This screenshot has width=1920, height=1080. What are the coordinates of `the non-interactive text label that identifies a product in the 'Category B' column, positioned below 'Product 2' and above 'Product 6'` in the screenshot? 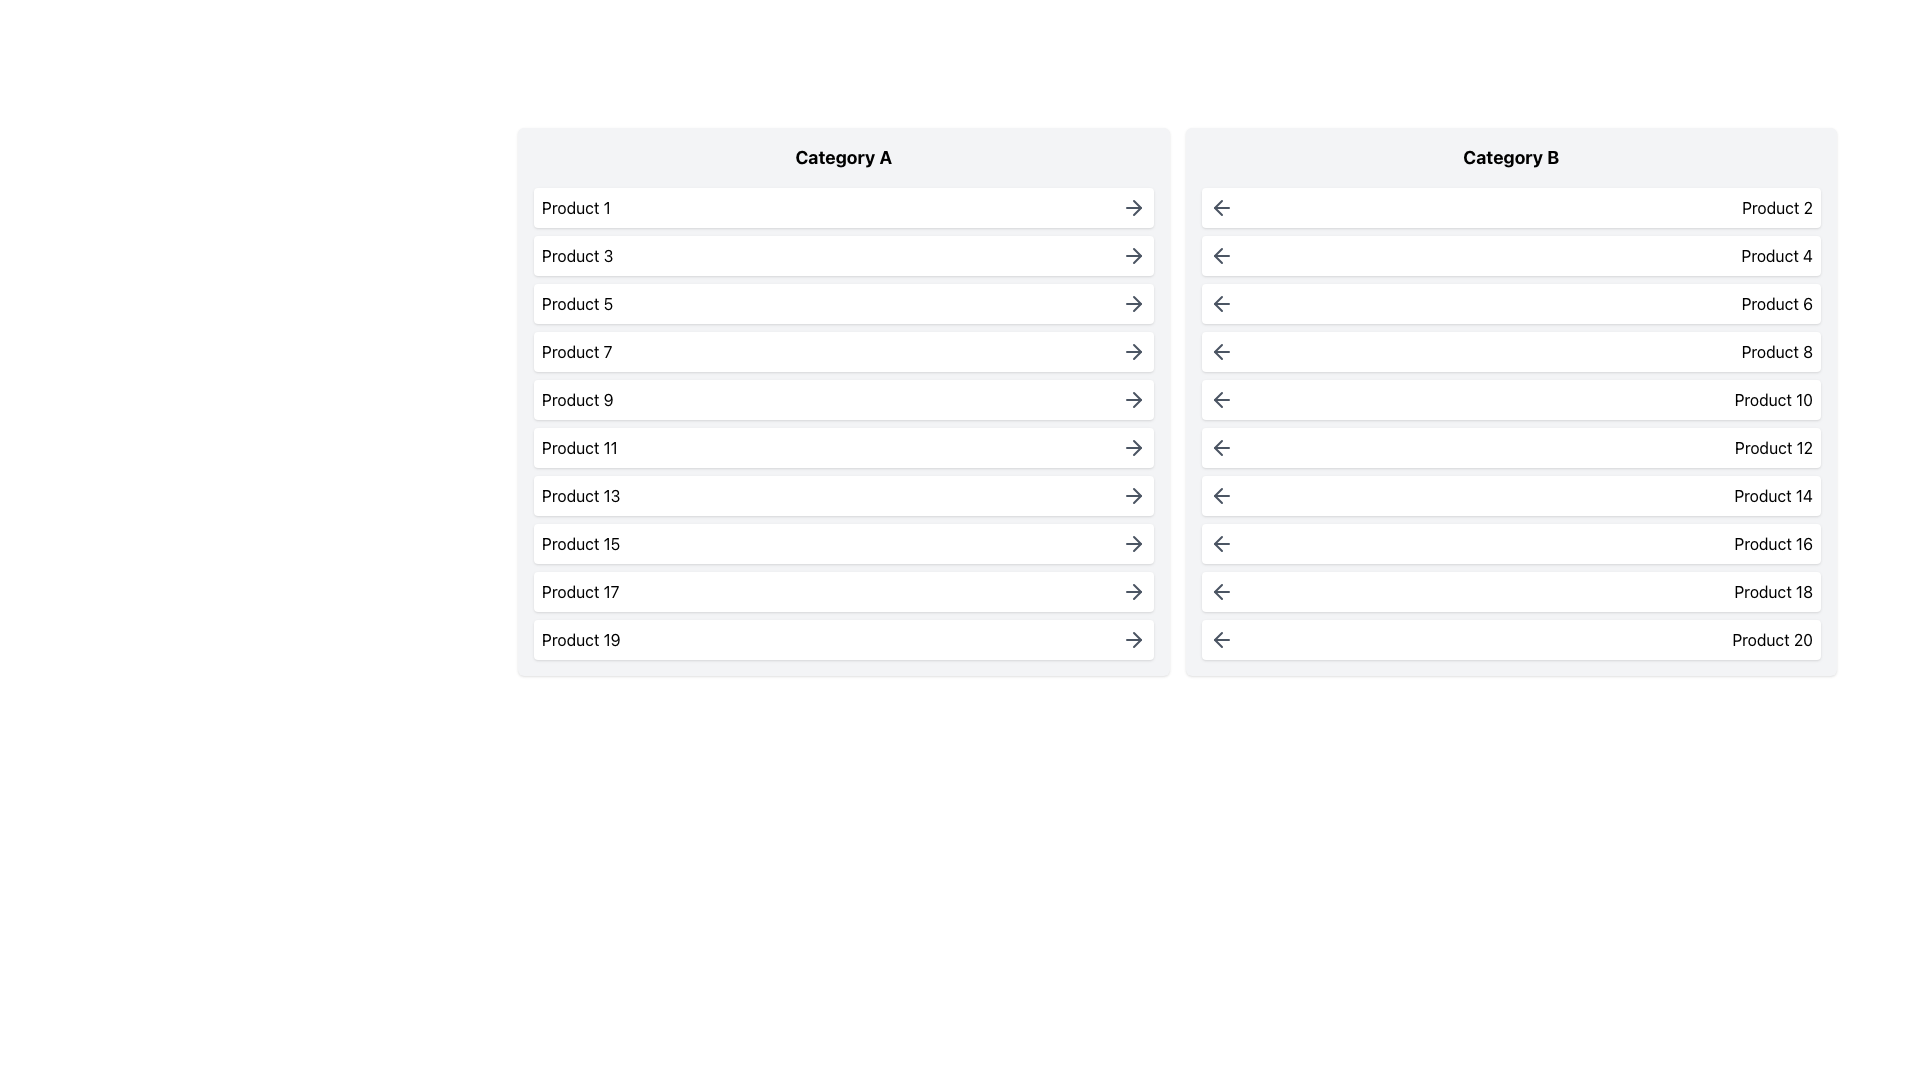 It's located at (1777, 254).